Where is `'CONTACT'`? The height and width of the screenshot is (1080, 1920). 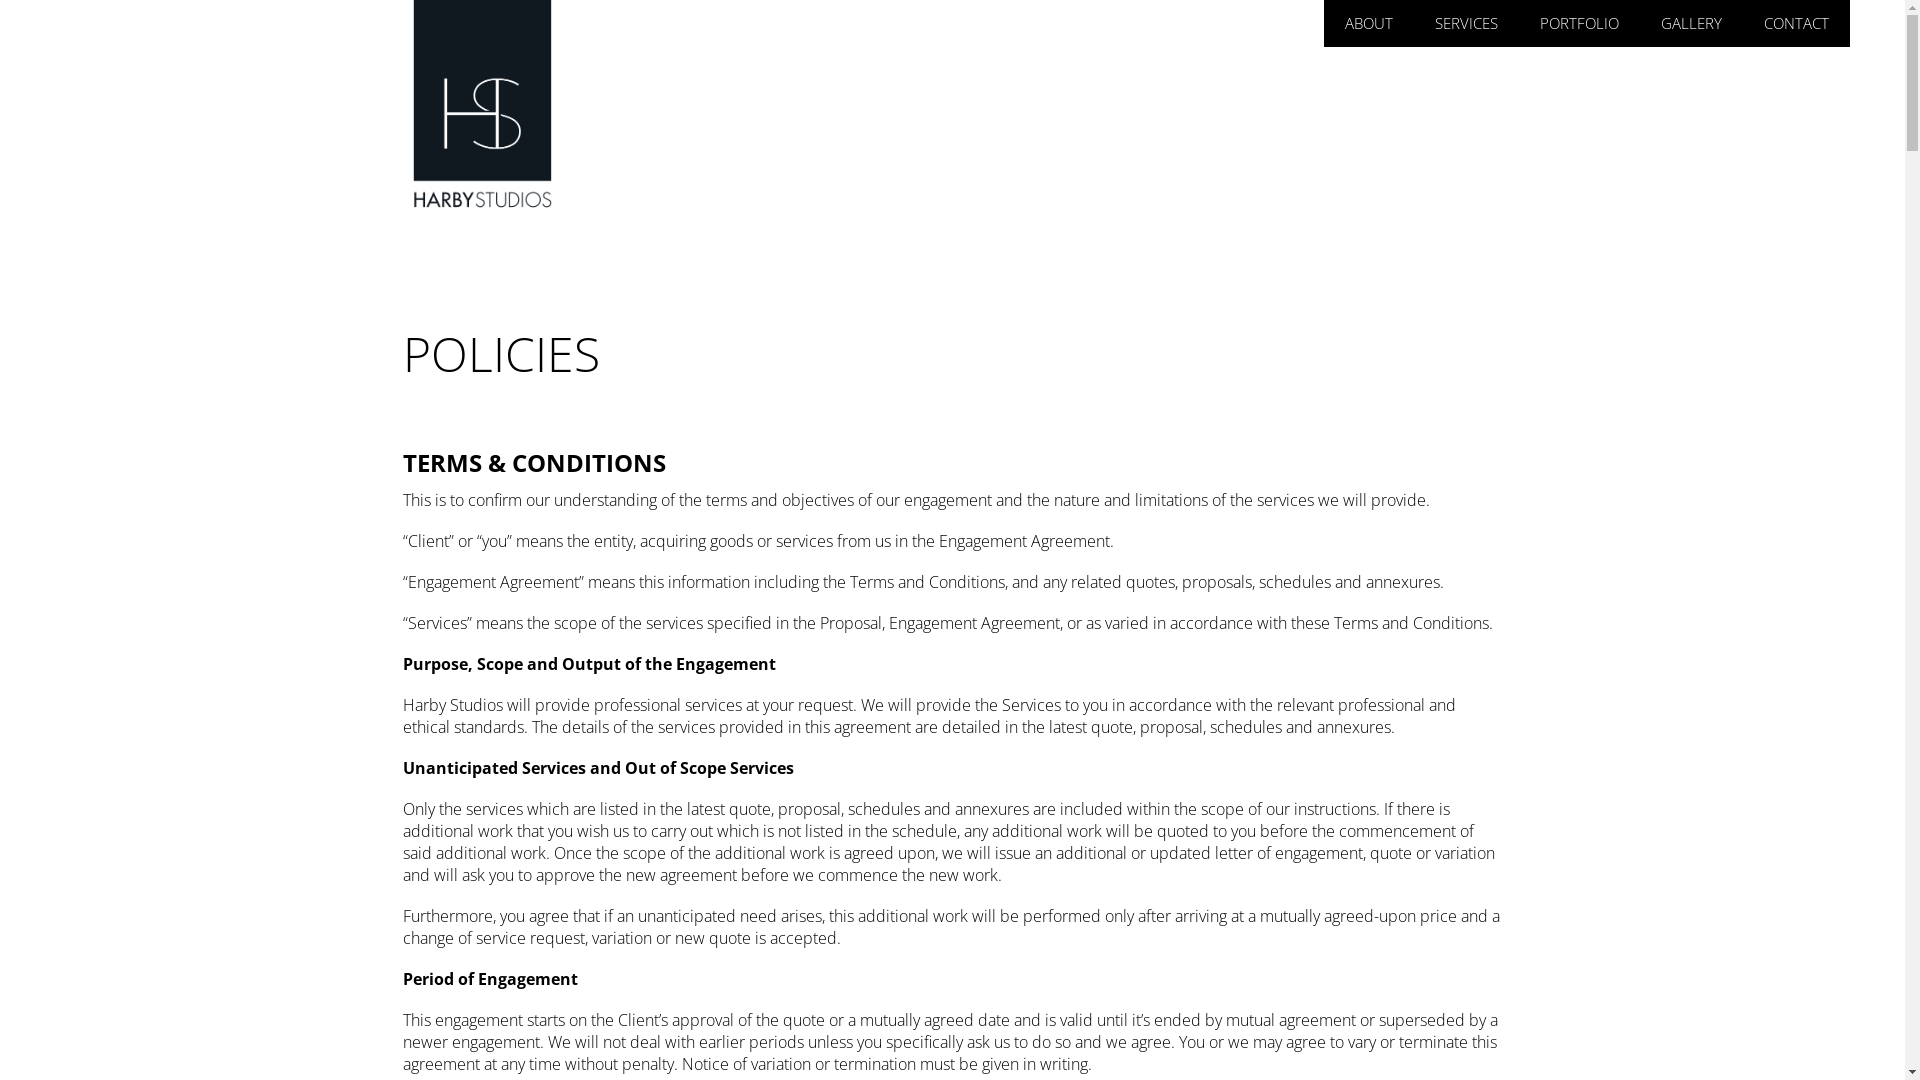
'CONTACT' is located at coordinates (1796, 23).